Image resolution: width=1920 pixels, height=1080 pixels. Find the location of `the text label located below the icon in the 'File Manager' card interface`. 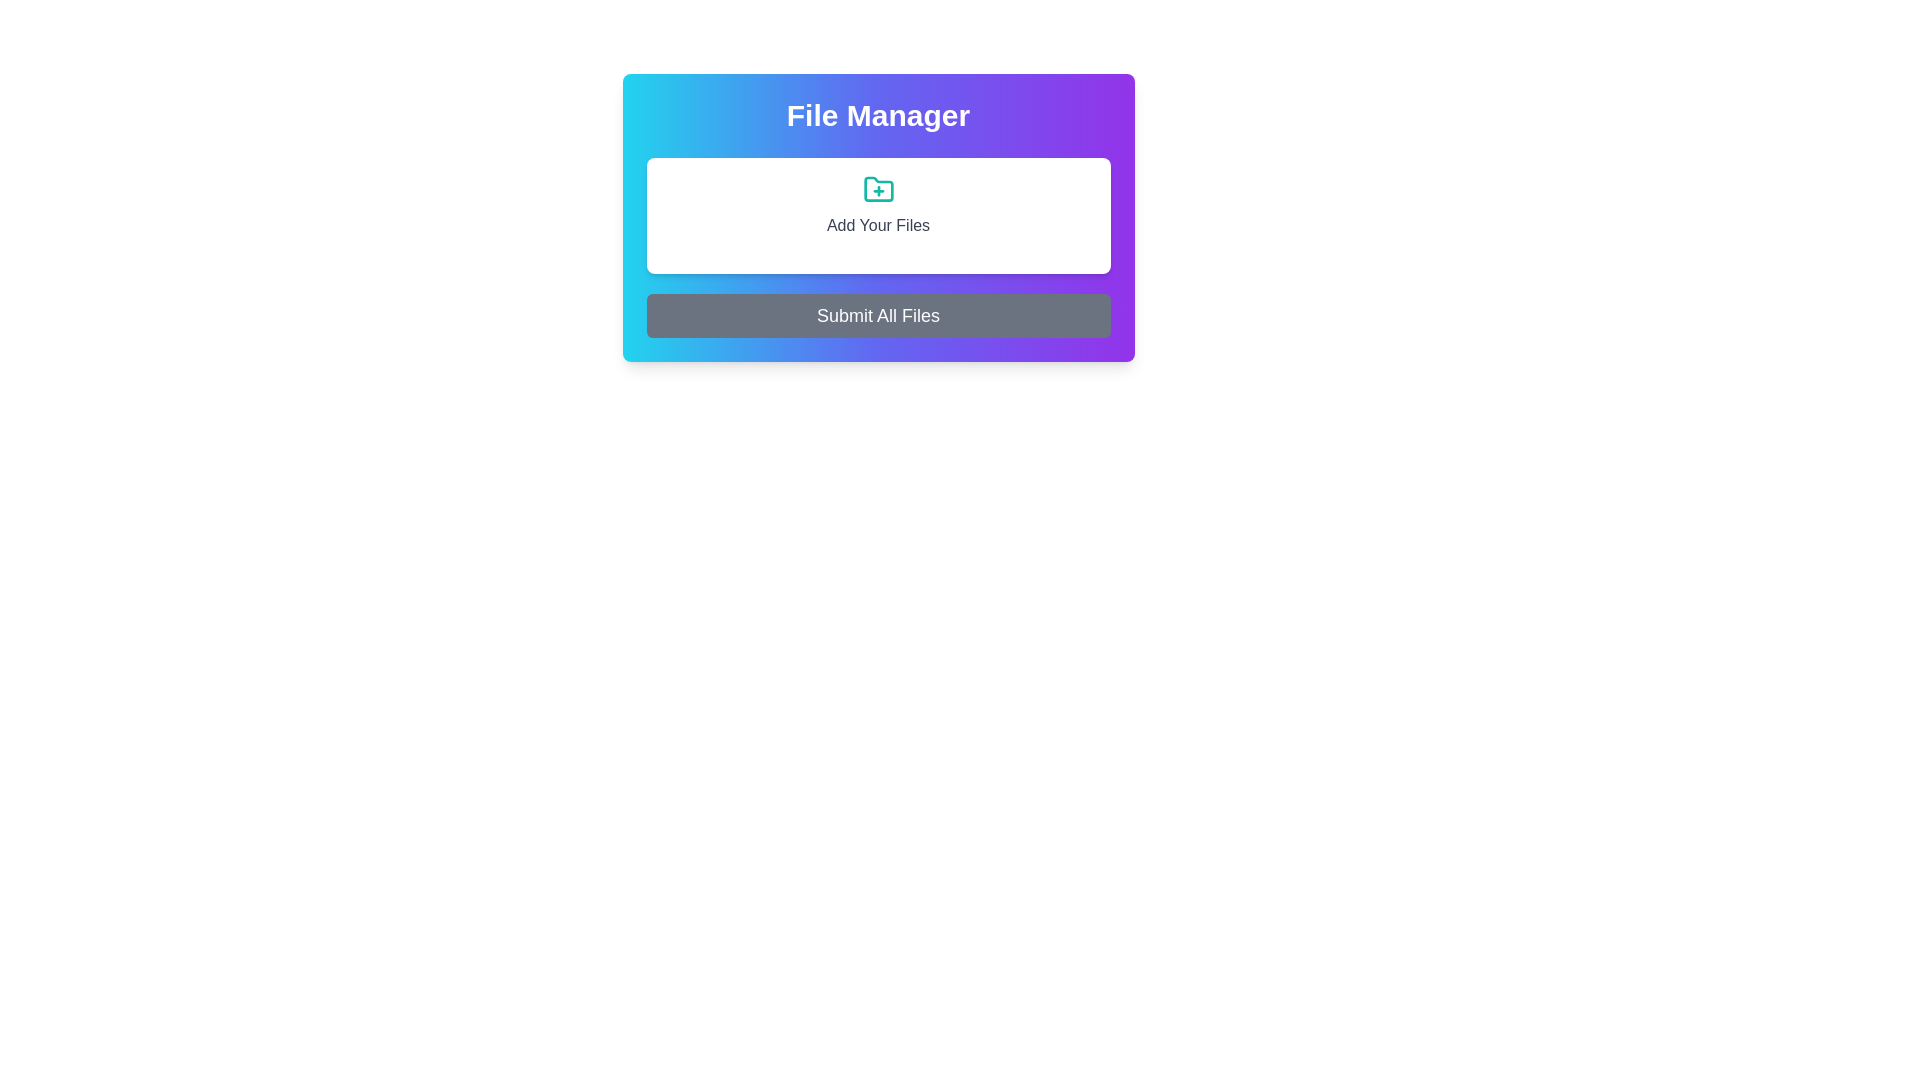

the text label located below the icon in the 'File Manager' card interface is located at coordinates (878, 225).